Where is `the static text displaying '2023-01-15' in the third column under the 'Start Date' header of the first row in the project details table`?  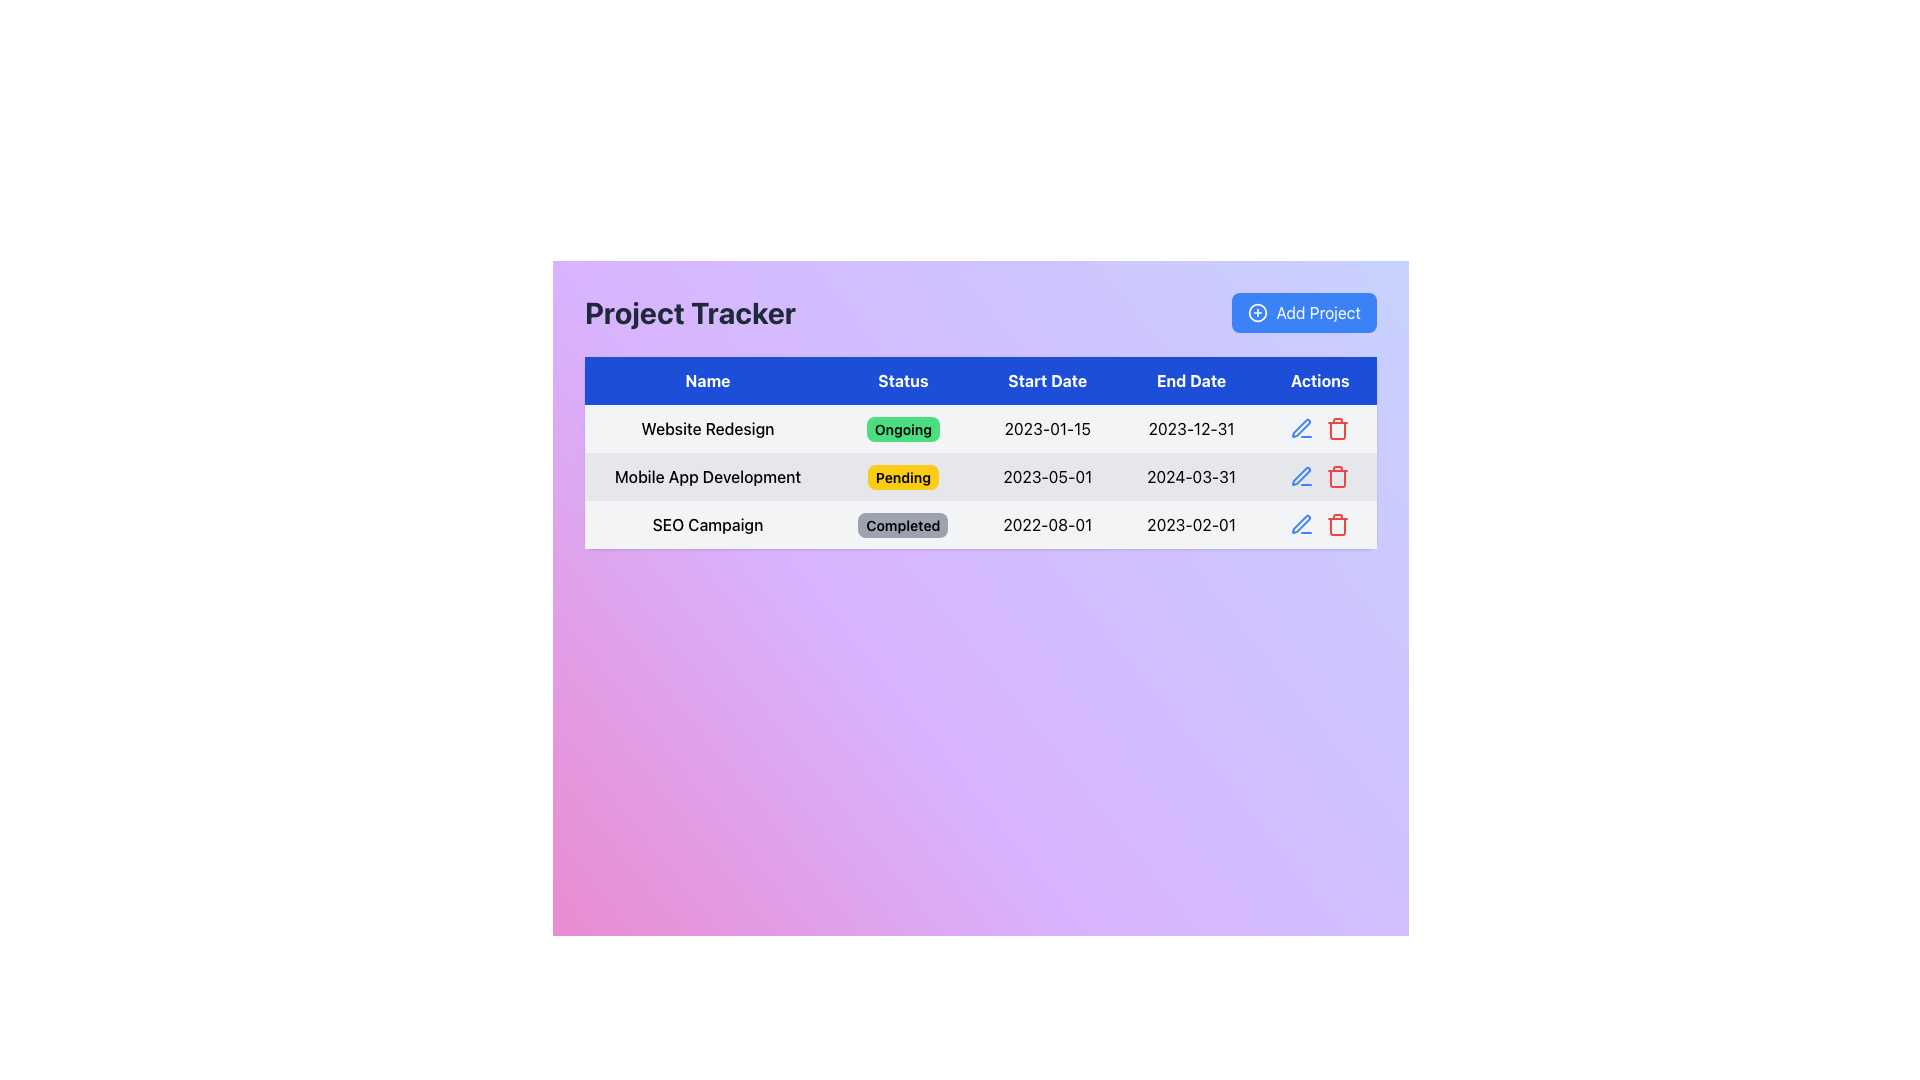 the static text displaying '2023-01-15' in the third column under the 'Start Date' header of the first row in the project details table is located at coordinates (1046, 427).